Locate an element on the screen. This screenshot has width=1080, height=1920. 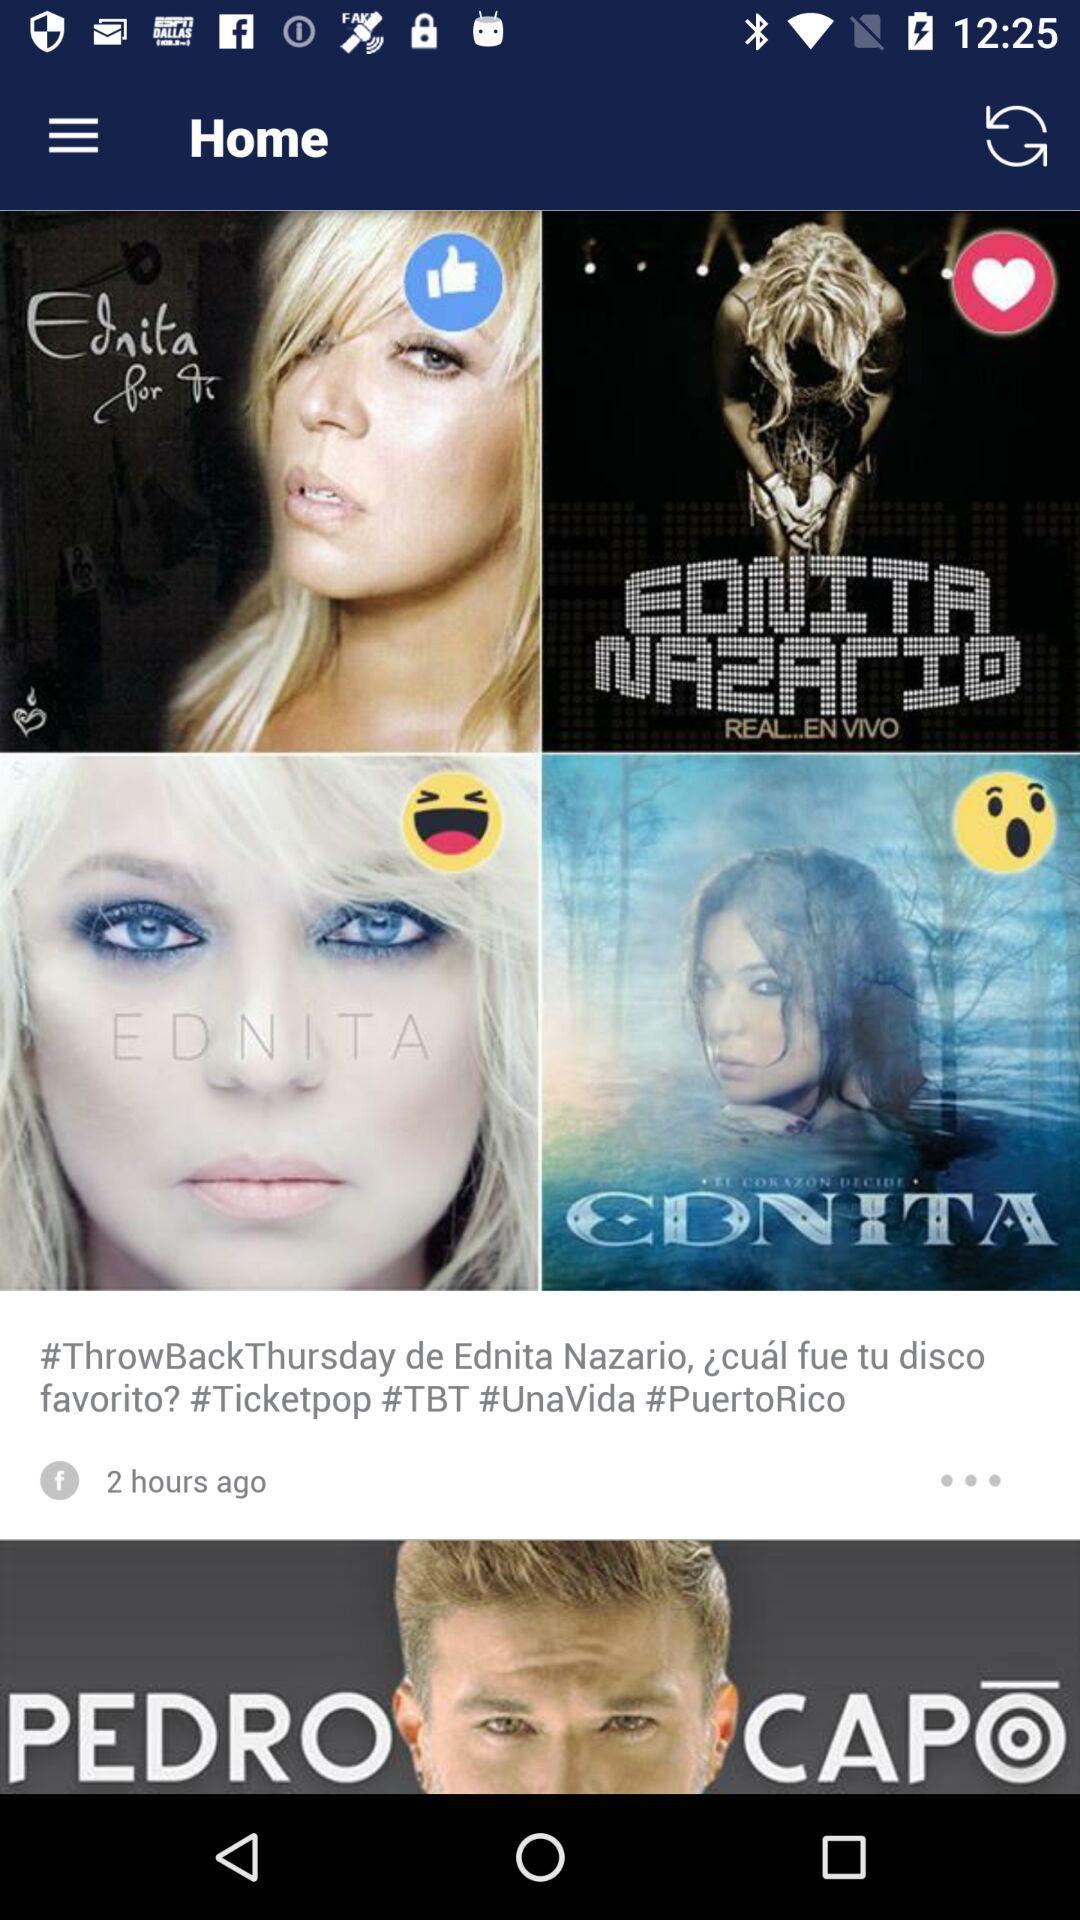
icon to the left of home icon is located at coordinates (72, 135).